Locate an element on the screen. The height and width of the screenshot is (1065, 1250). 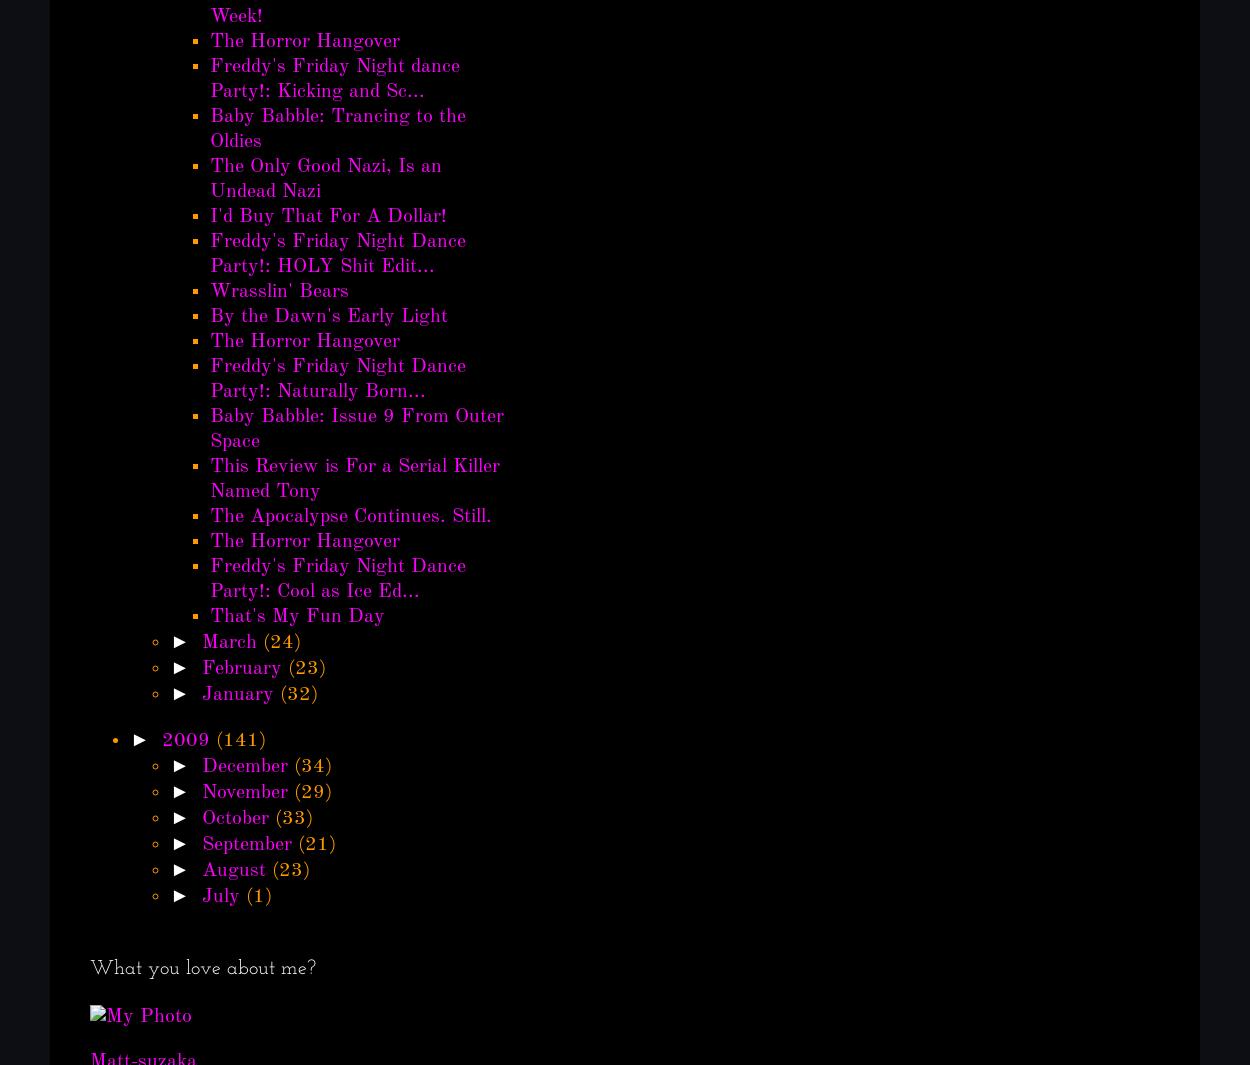
'Wrasslin' Bears' is located at coordinates (209, 291).